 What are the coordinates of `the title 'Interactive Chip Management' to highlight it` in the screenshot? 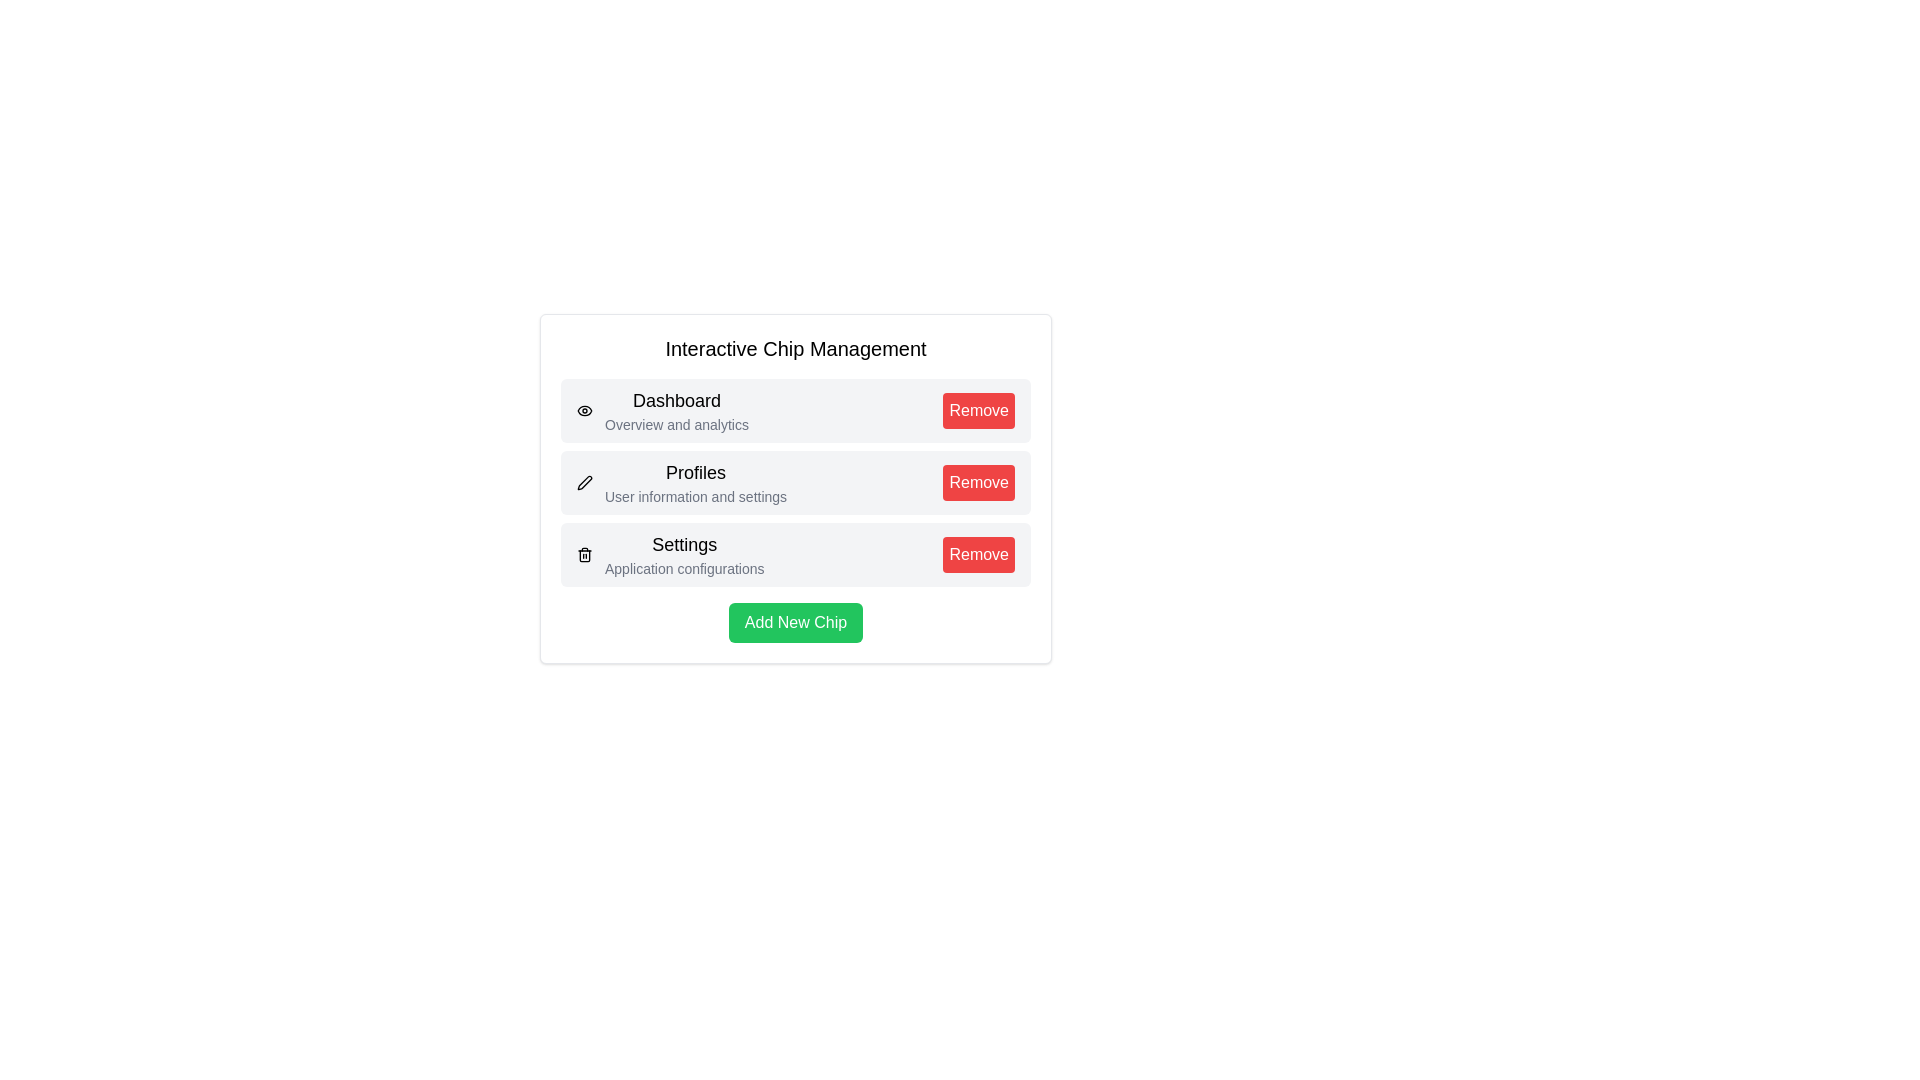 It's located at (795, 347).